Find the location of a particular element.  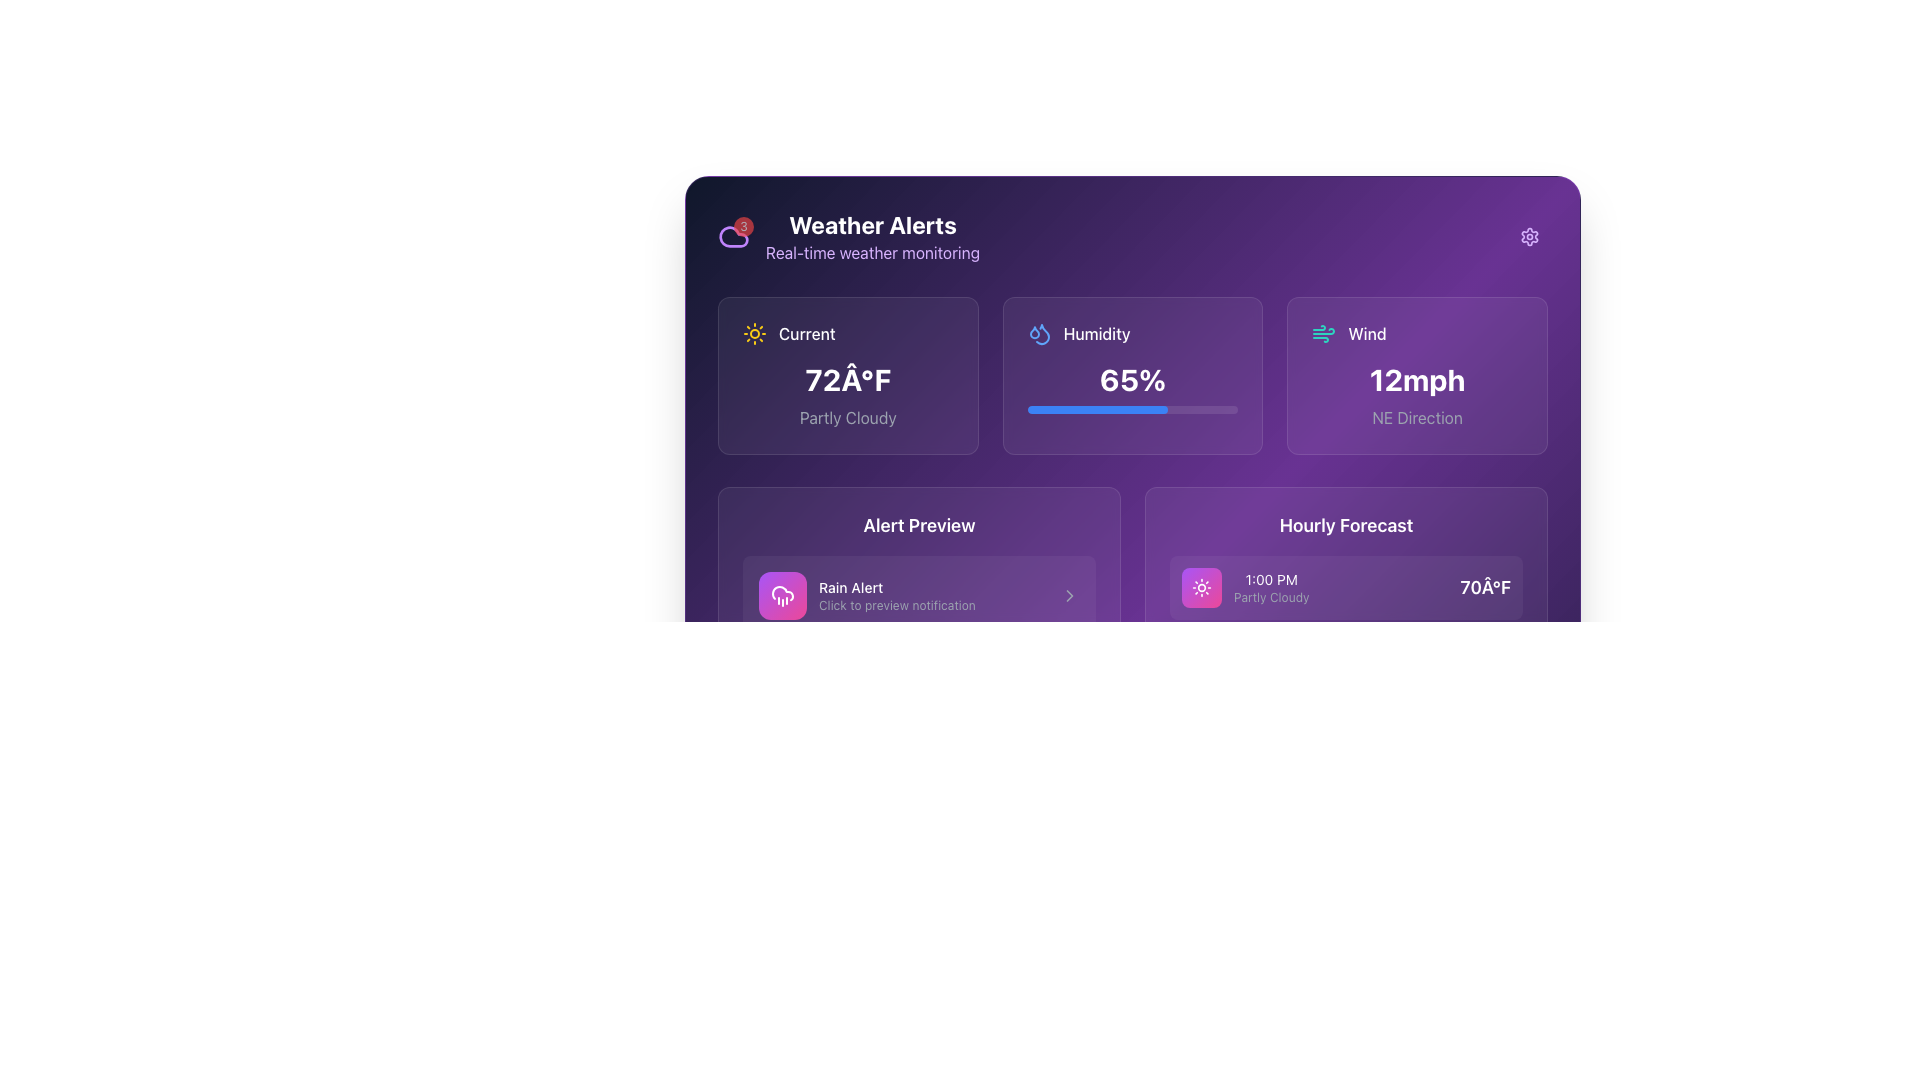

the sun icon located in the top-left corner of the weather card, which has a circular gradient background transitioning from purple to pink is located at coordinates (1200, 586).